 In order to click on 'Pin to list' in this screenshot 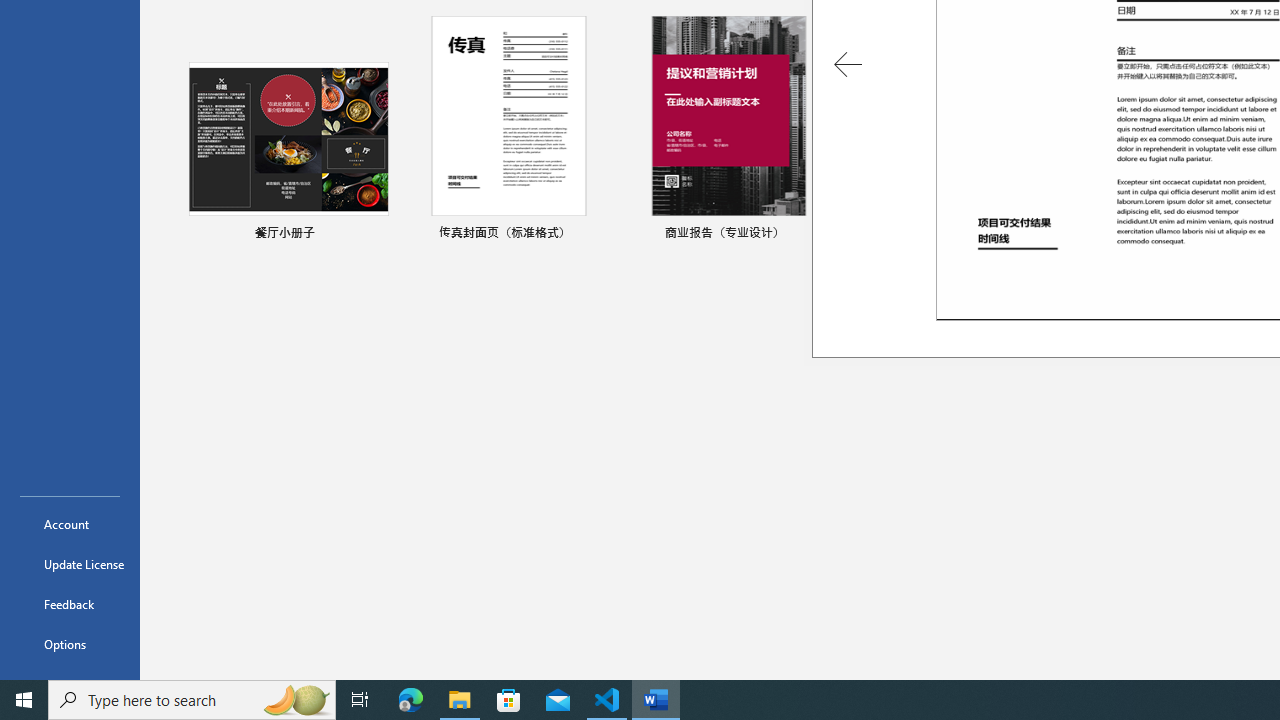, I will do `click(1254, 234)`.